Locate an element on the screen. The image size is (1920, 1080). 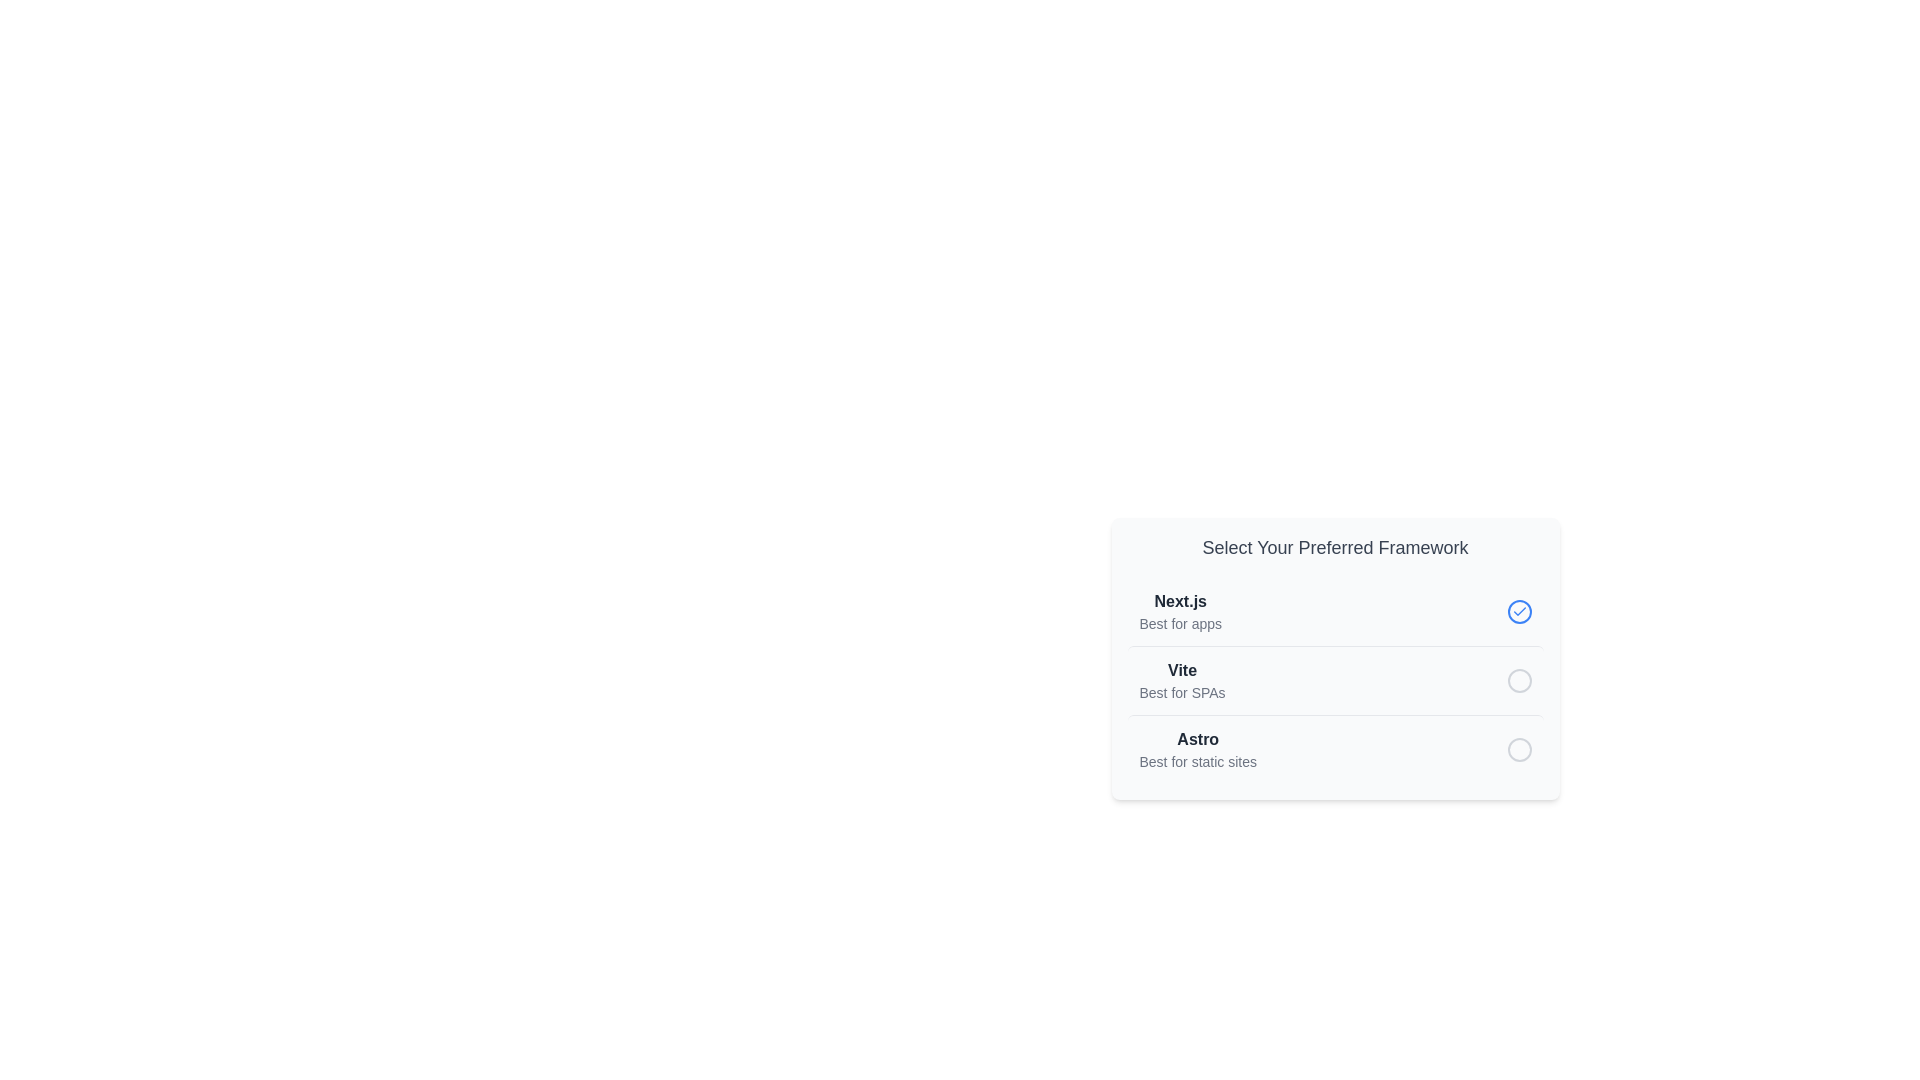
the radio button located to the right of the 'Next.js' option is located at coordinates (1519, 611).